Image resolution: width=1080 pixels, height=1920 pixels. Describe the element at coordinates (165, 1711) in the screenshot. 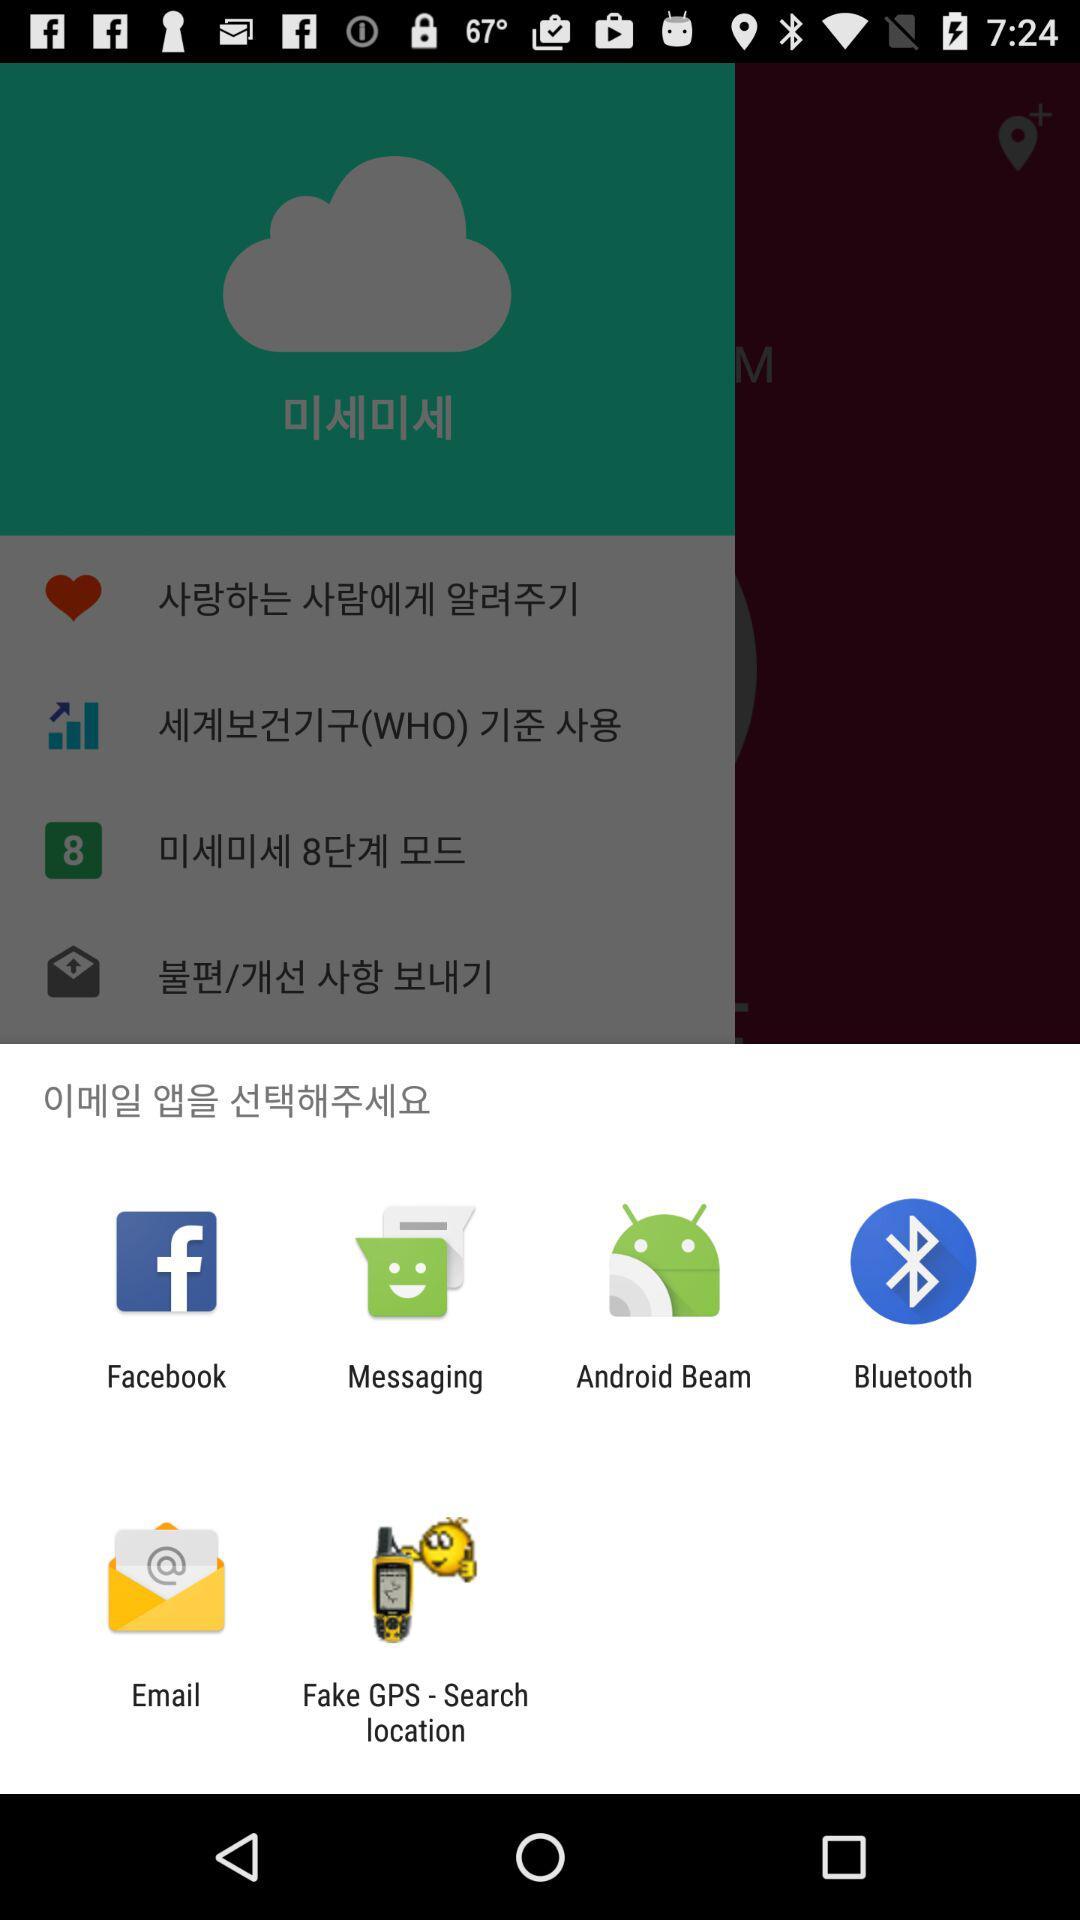

I see `item to the left of the fake gps search icon` at that location.